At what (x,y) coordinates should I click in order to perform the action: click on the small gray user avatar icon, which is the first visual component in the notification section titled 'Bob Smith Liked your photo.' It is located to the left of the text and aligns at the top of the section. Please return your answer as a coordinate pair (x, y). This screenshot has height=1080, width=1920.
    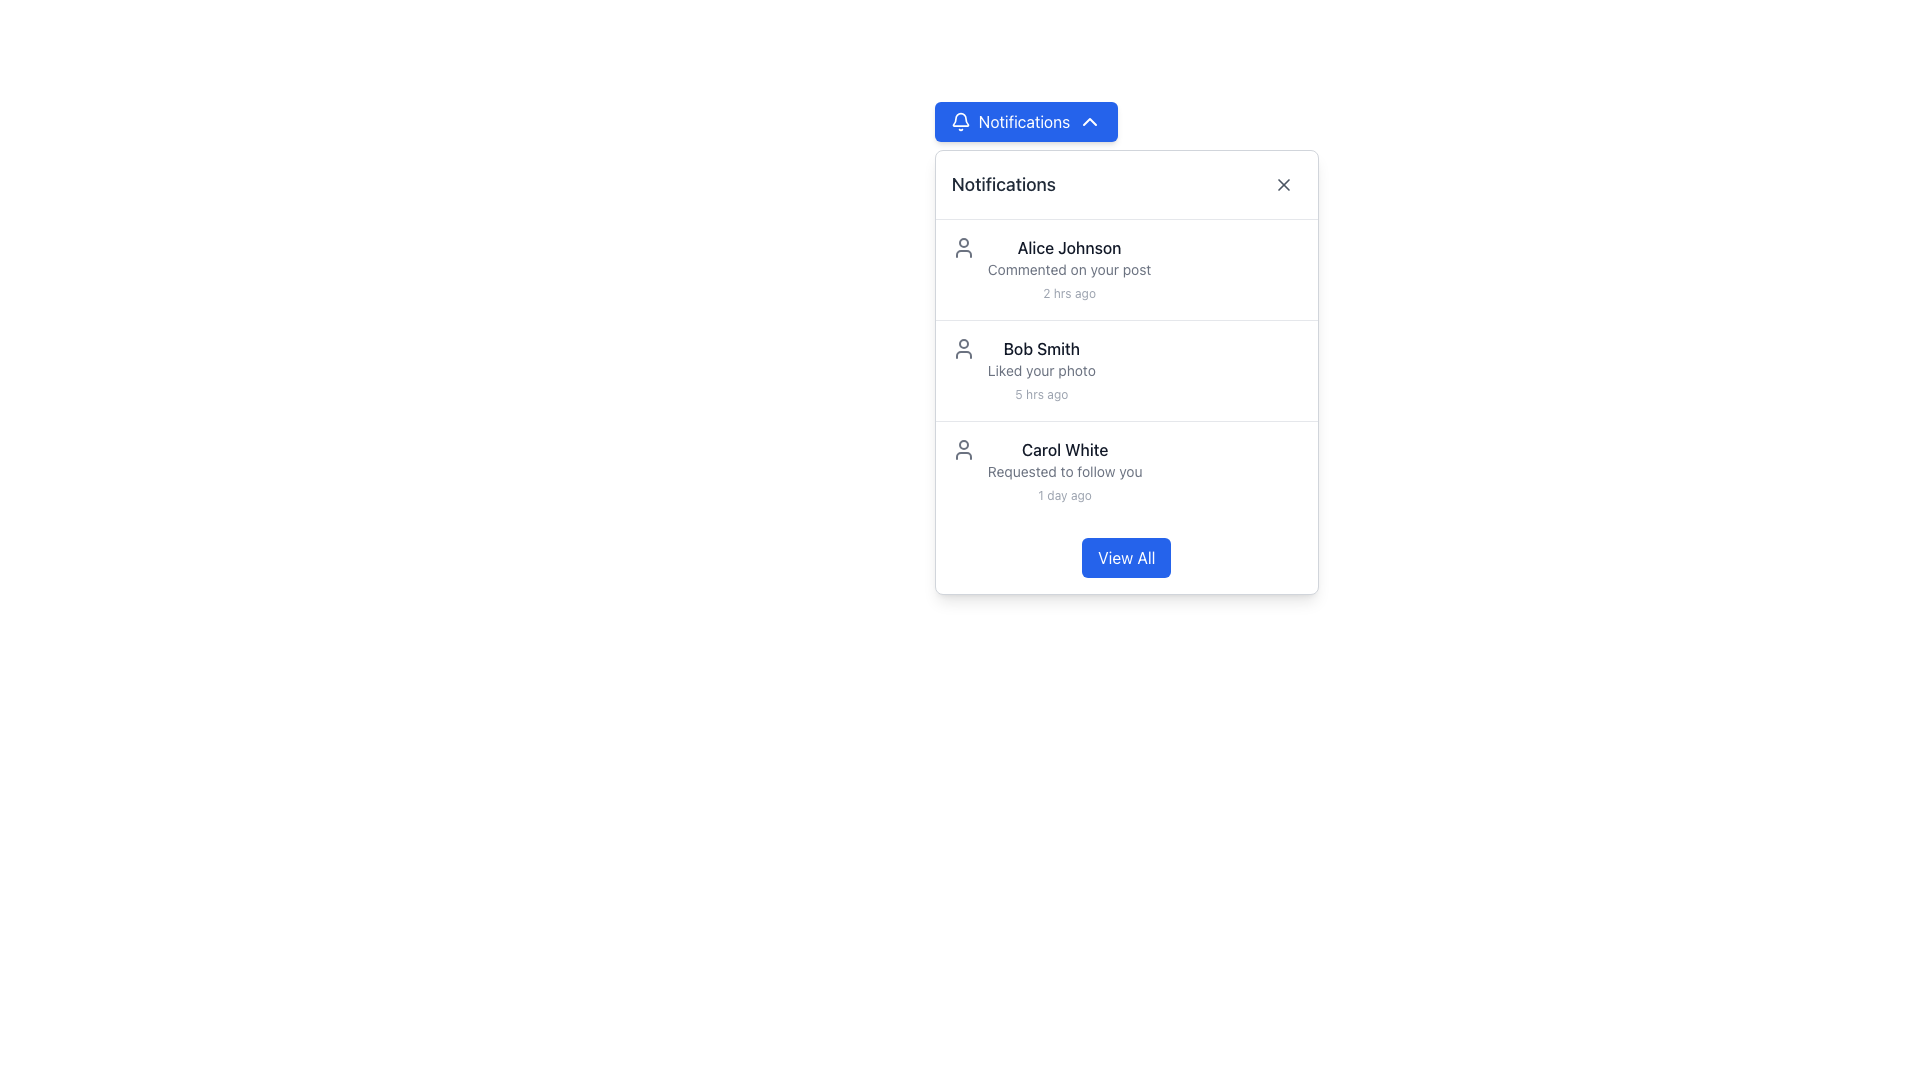
    Looking at the image, I should click on (963, 347).